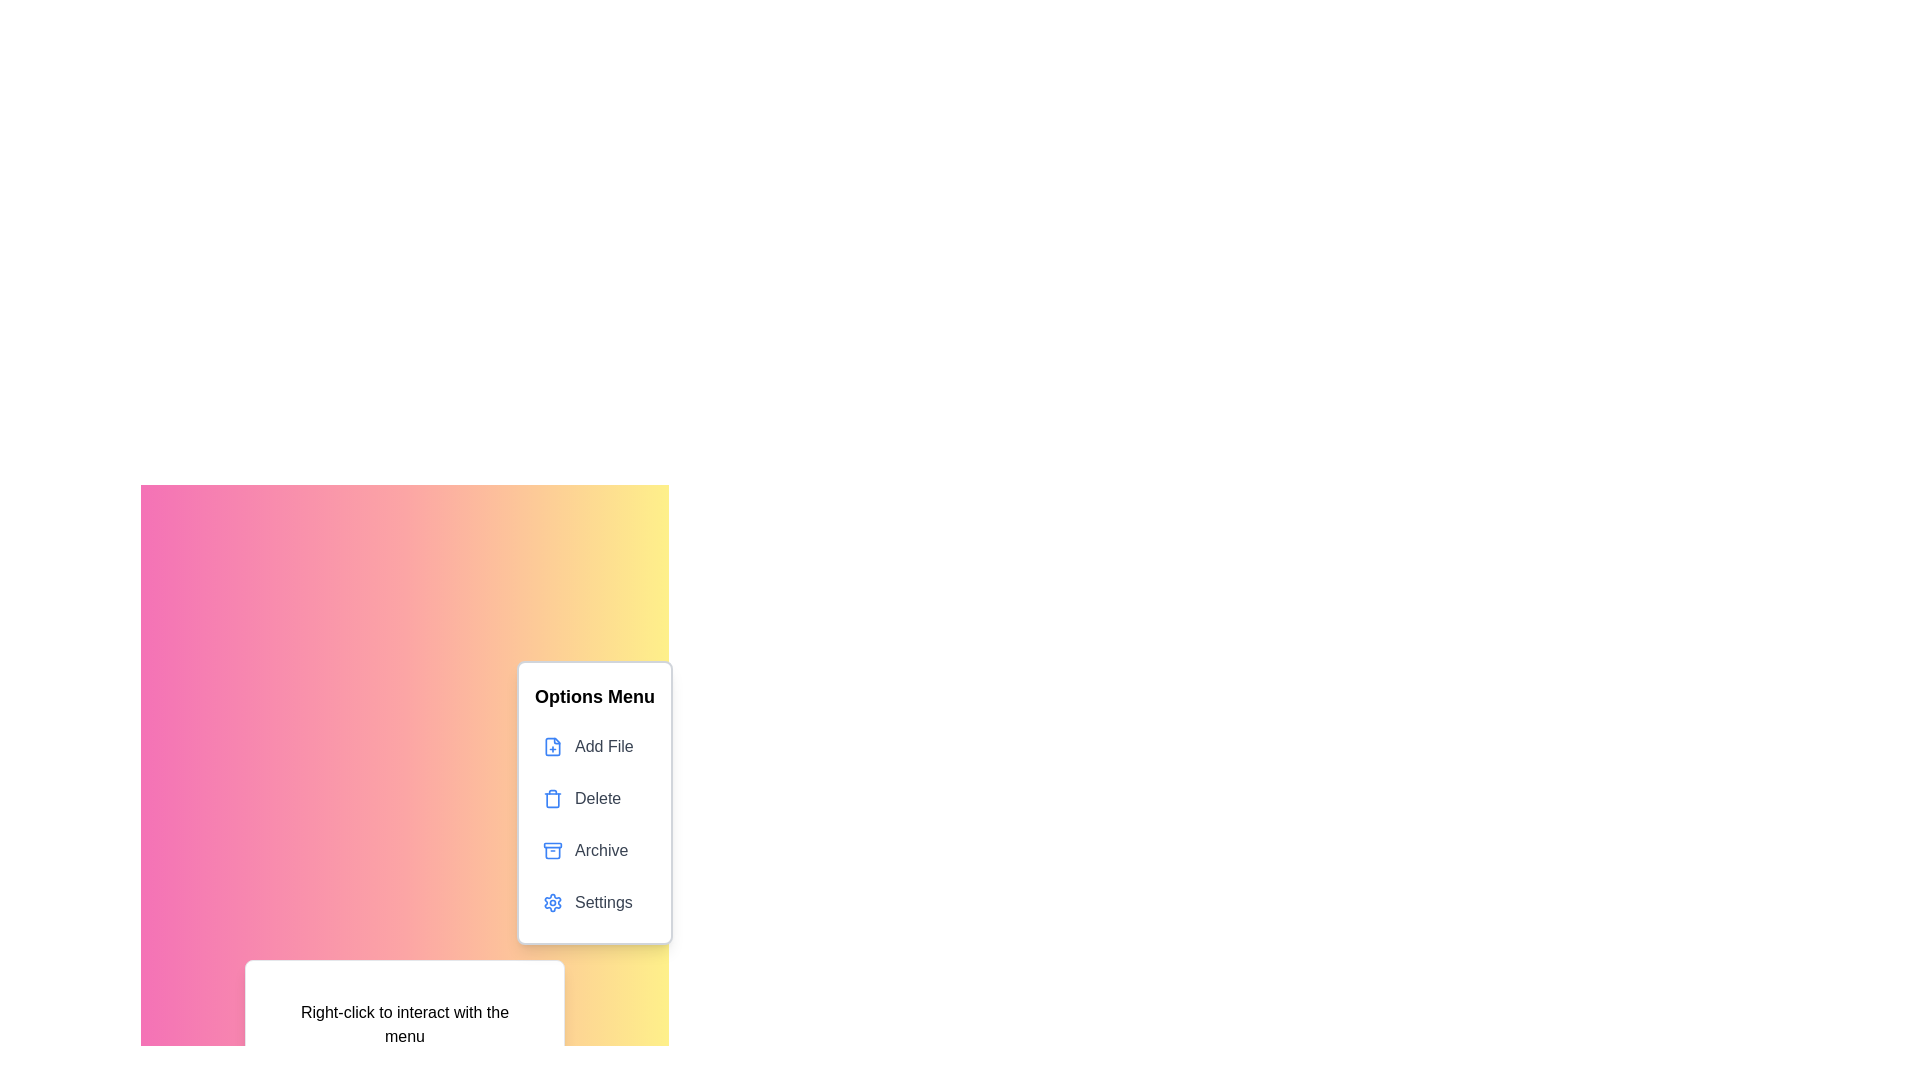  What do you see at coordinates (594, 851) in the screenshot?
I see `the 'Archive' option in the context menu` at bounding box center [594, 851].